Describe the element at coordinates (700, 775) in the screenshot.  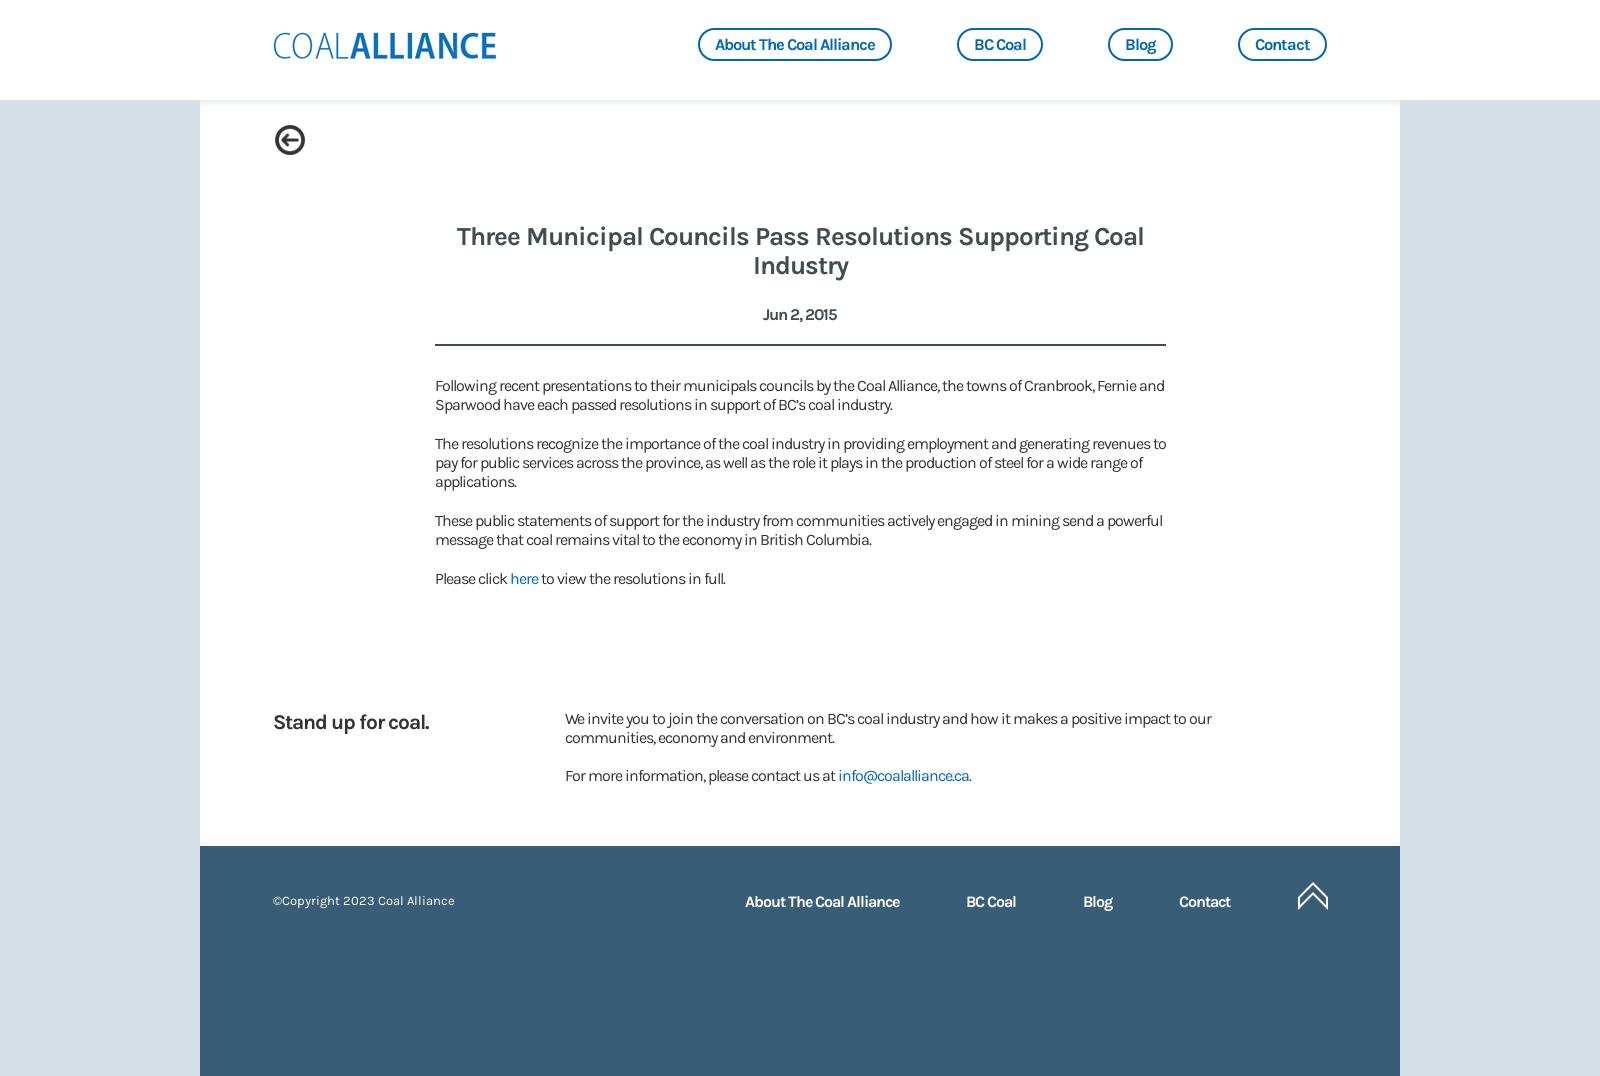
I see `'For more information, please contact us at'` at that location.